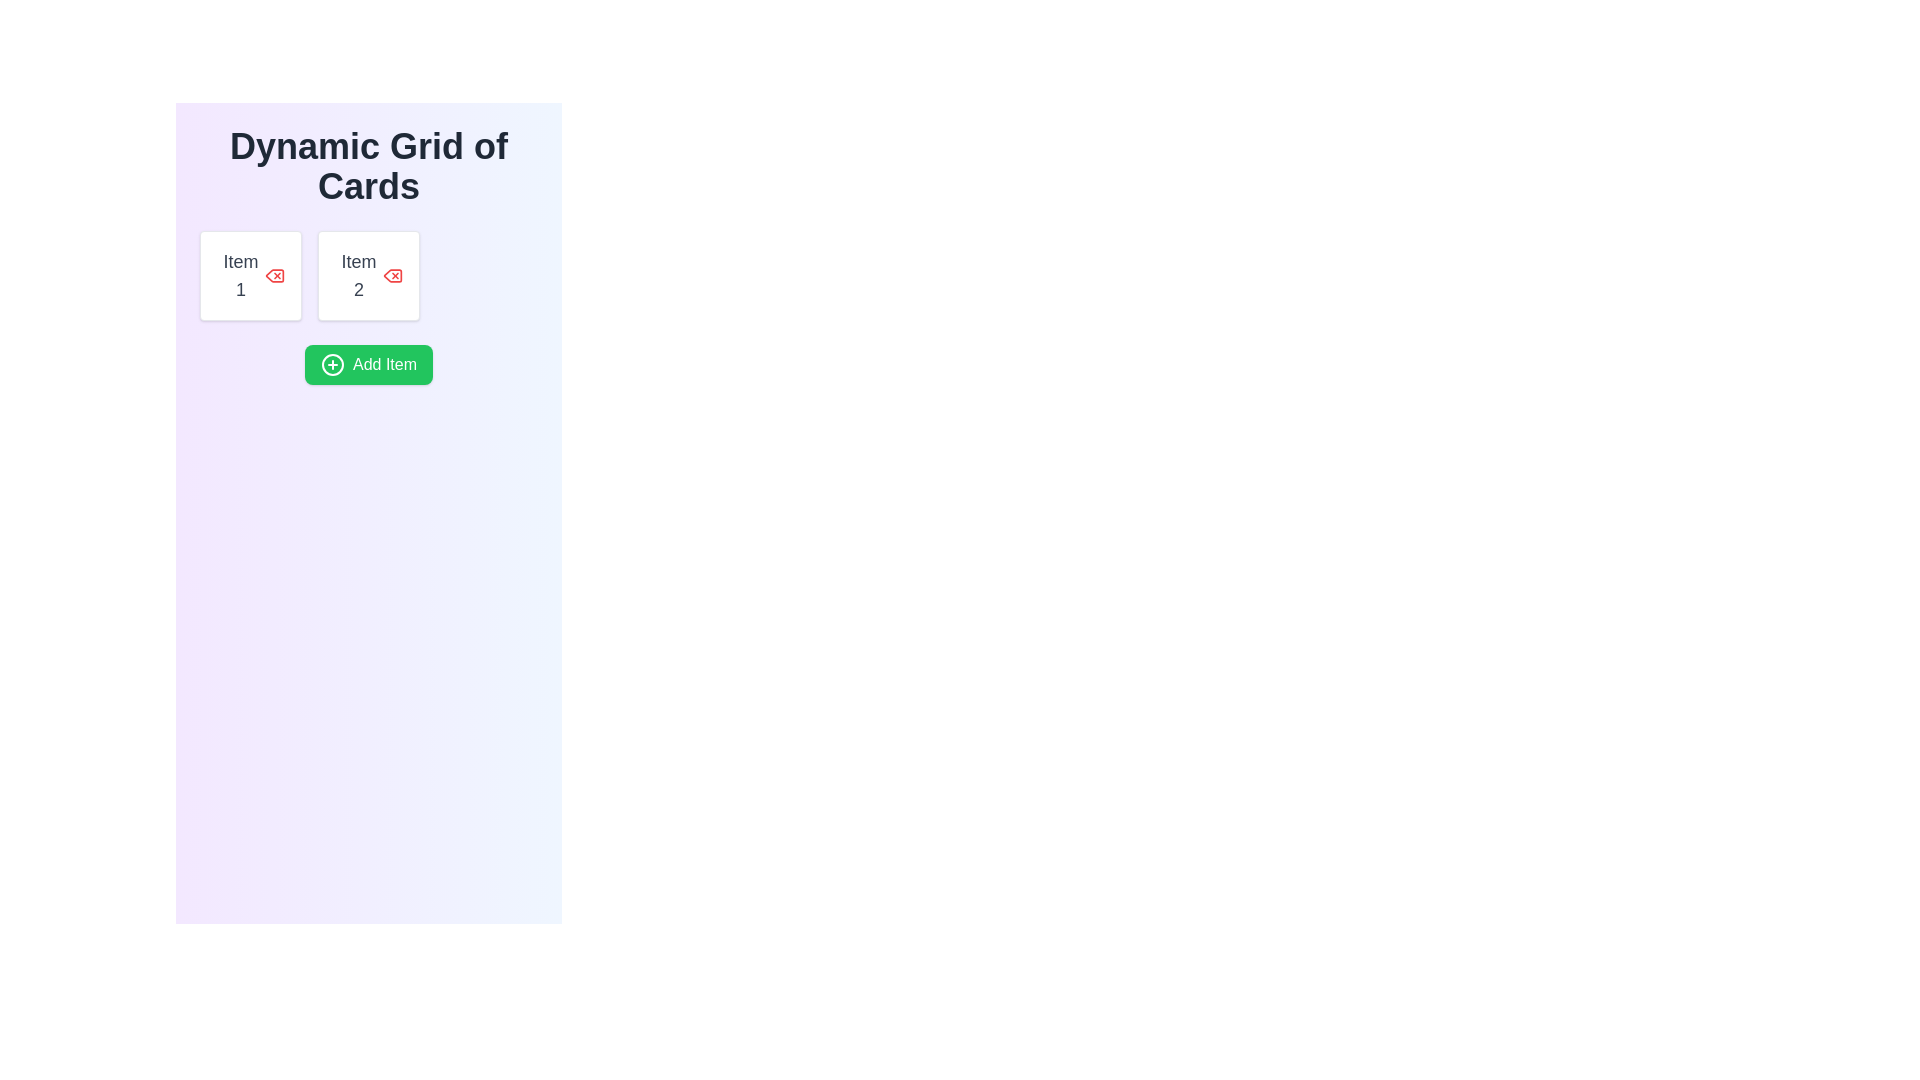 The height and width of the screenshot is (1080, 1920). What do you see at coordinates (332, 365) in the screenshot?
I see `the icon inside the 'Add Item' button, which is visually aligned to the left of the text within a green button` at bounding box center [332, 365].